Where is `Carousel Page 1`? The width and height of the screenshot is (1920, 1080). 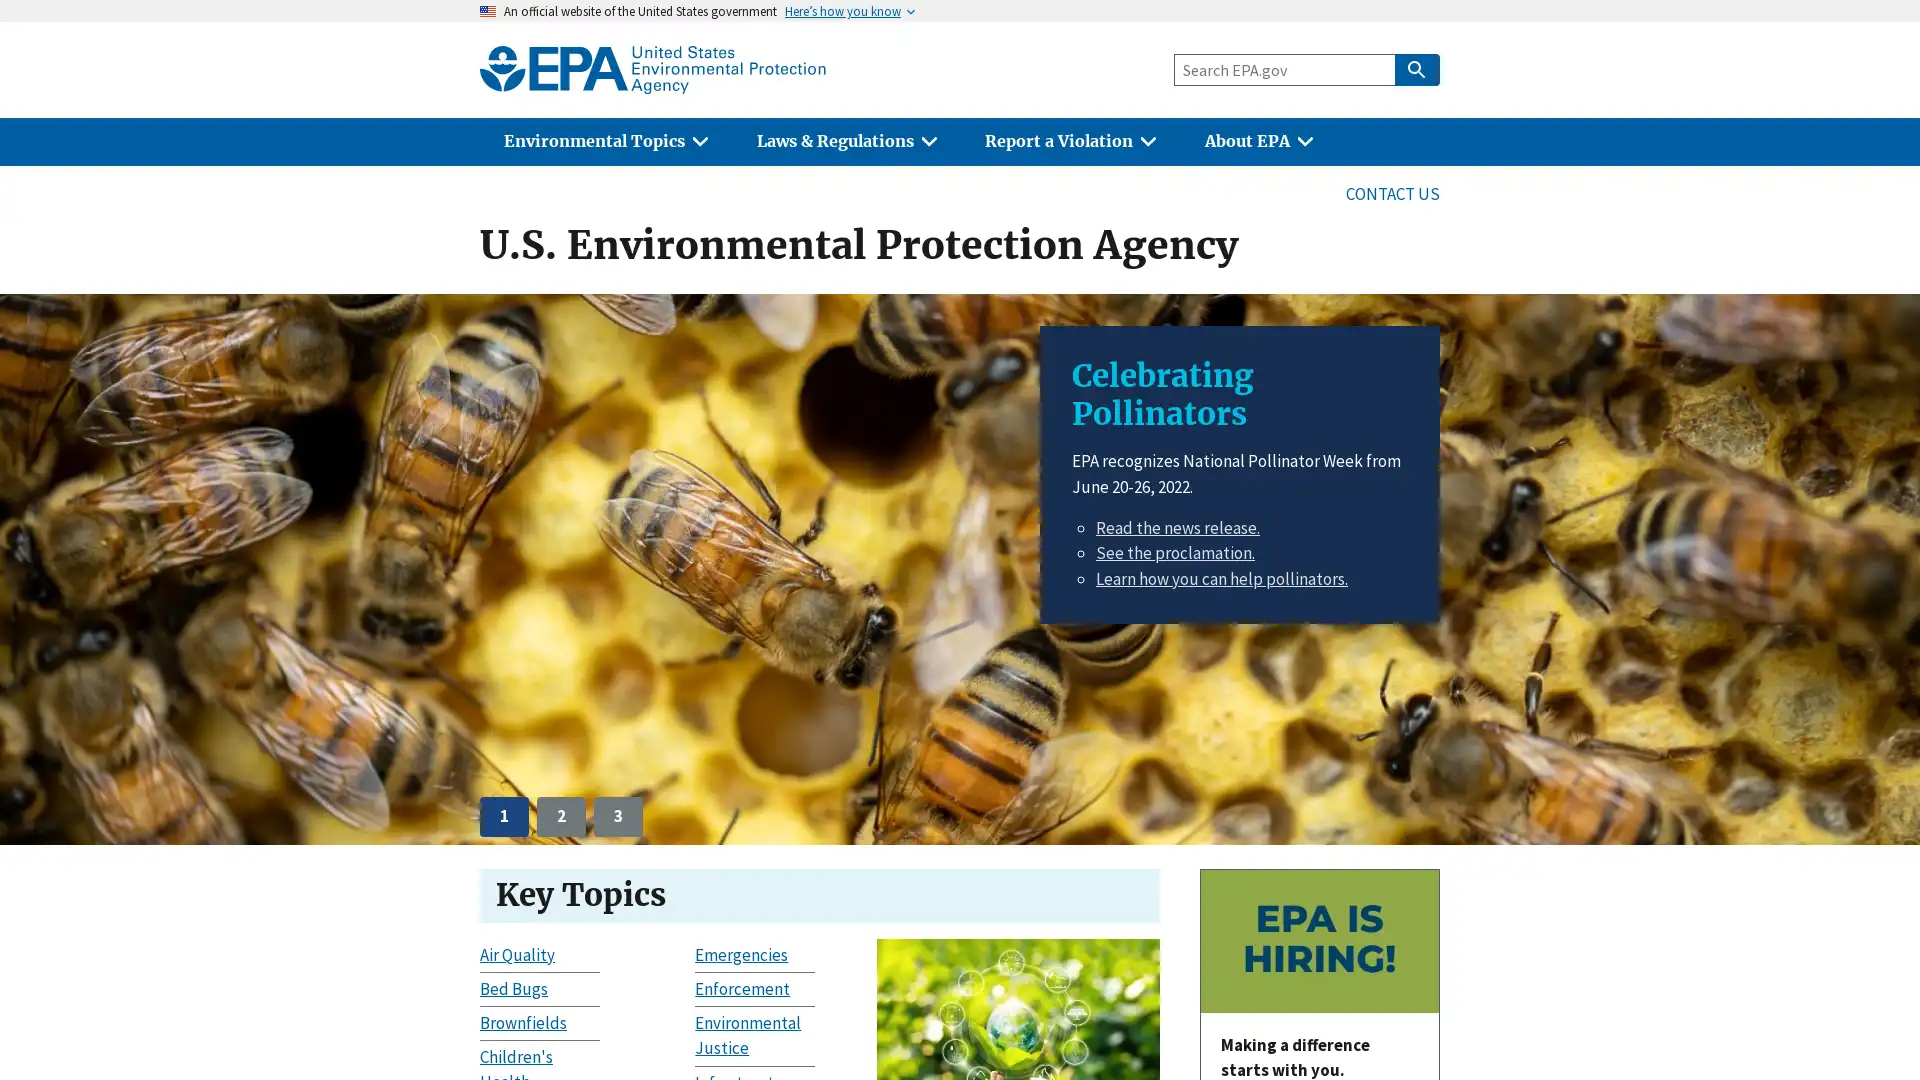 Carousel Page 1 is located at coordinates (504, 816).